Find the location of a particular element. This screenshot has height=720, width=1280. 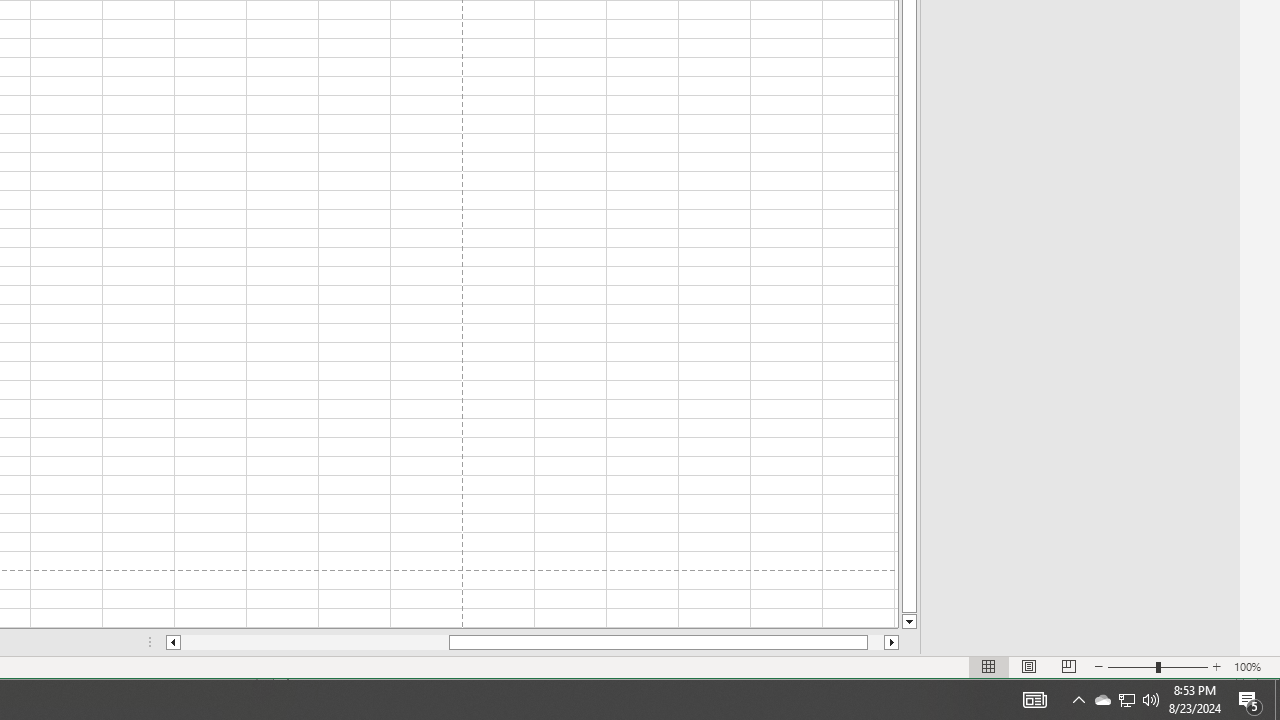

'Page left' is located at coordinates (313, 642).